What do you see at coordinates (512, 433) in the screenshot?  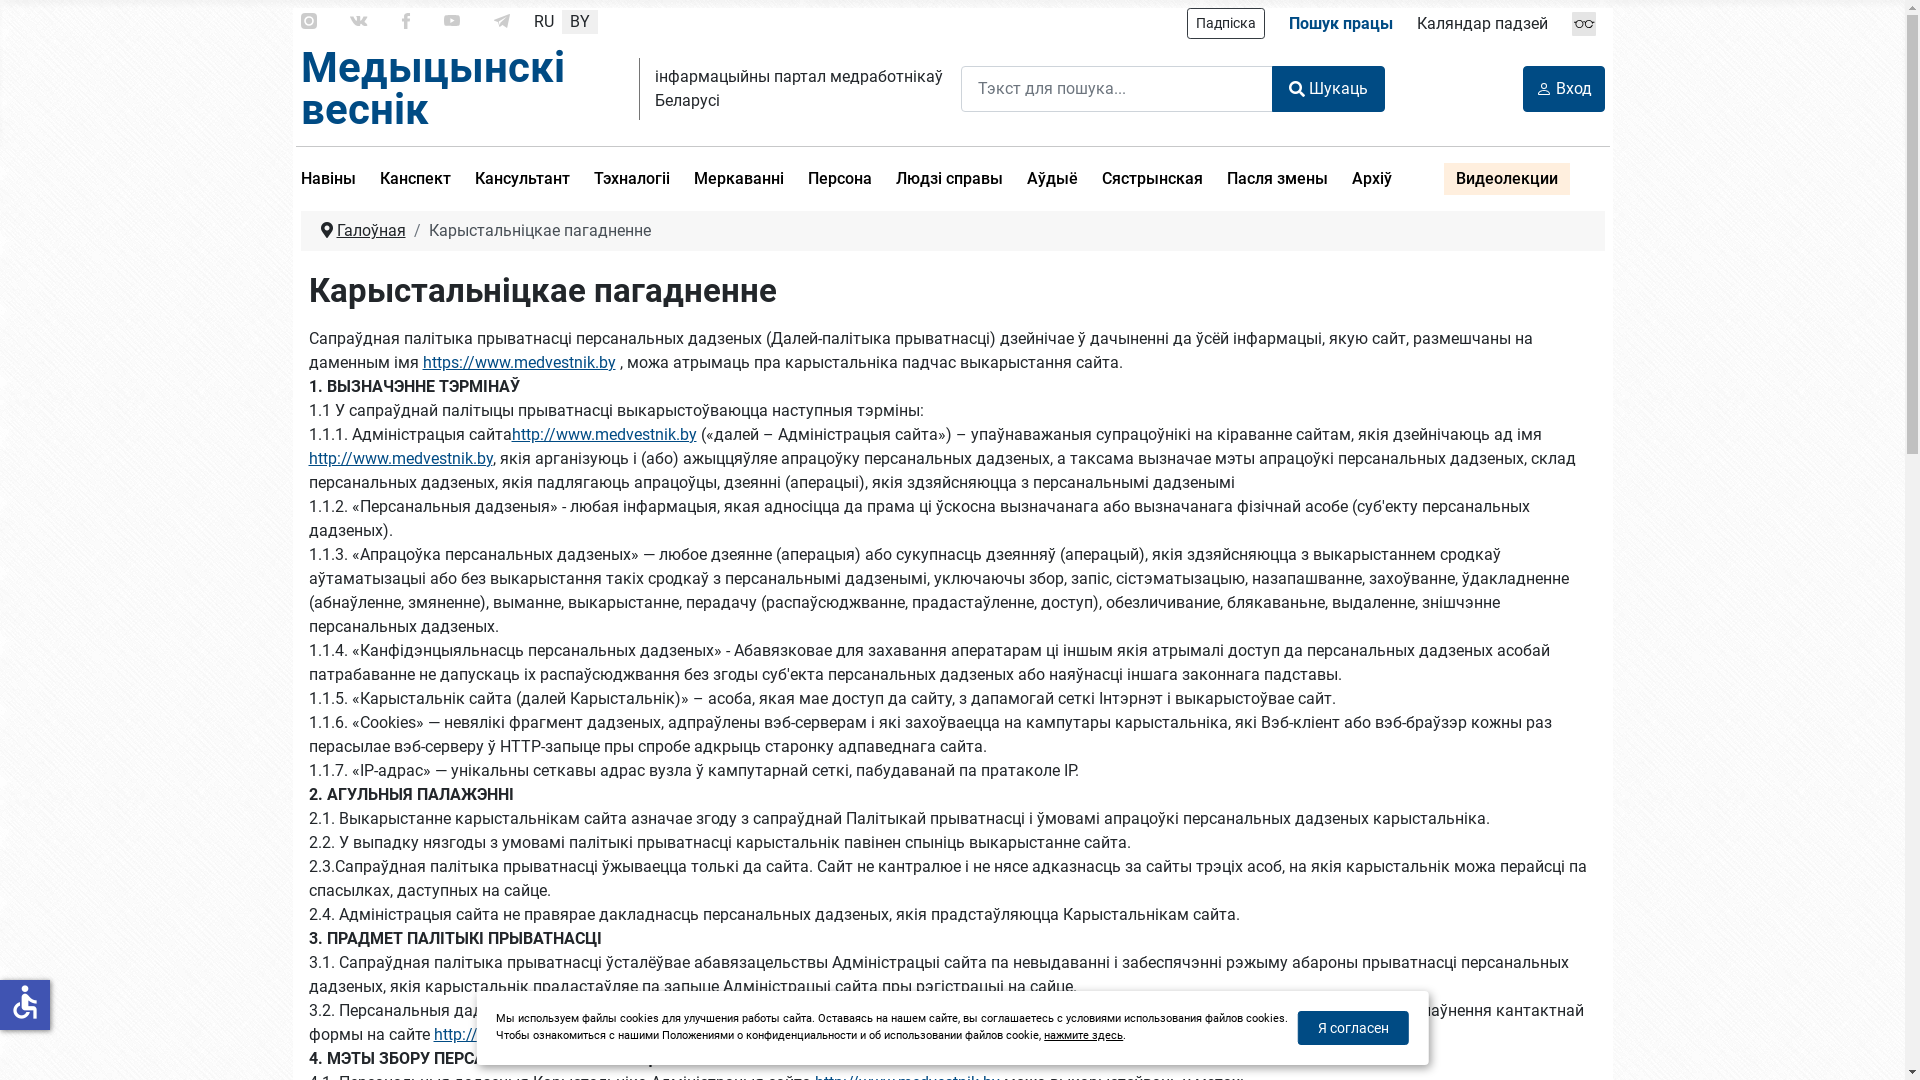 I see `'http://www.medvestnik.by'` at bounding box center [512, 433].